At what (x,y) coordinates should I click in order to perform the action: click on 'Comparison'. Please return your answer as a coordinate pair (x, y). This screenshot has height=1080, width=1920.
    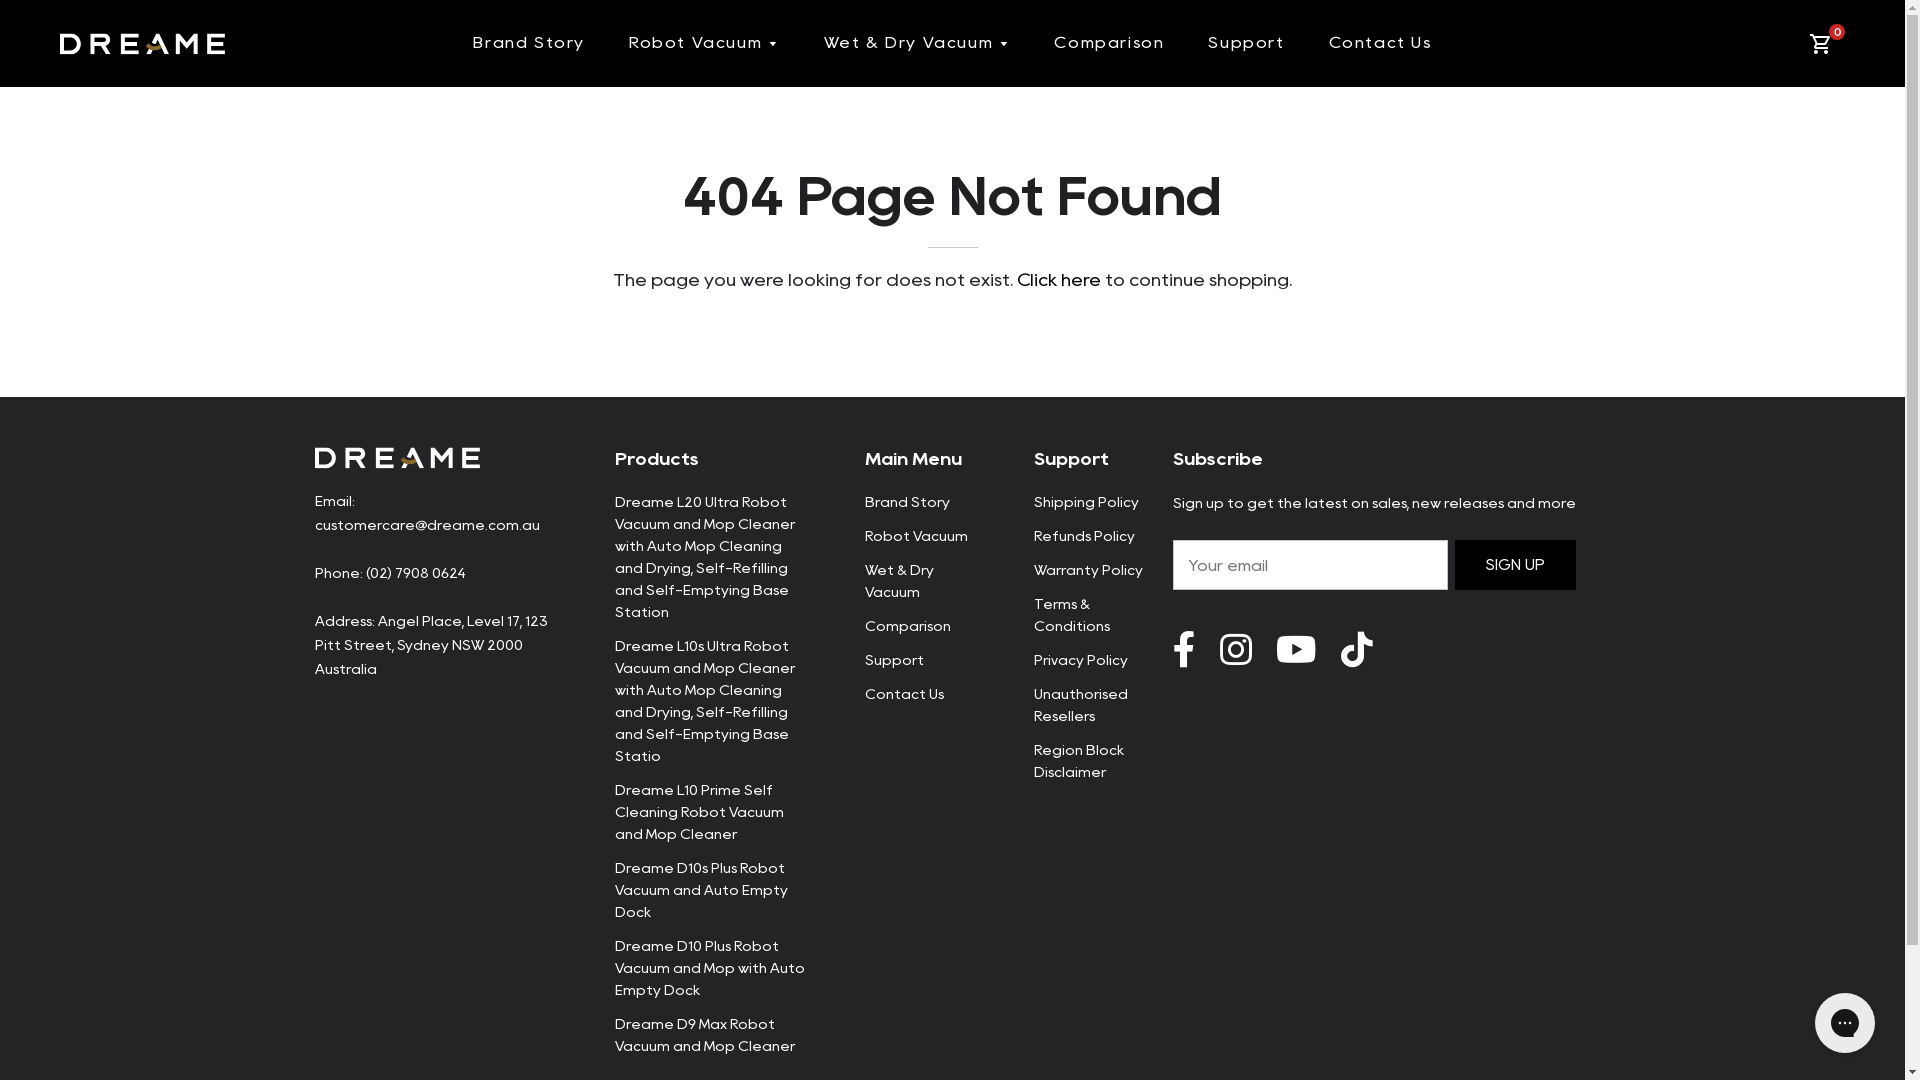
    Looking at the image, I should click on (1107, 42).